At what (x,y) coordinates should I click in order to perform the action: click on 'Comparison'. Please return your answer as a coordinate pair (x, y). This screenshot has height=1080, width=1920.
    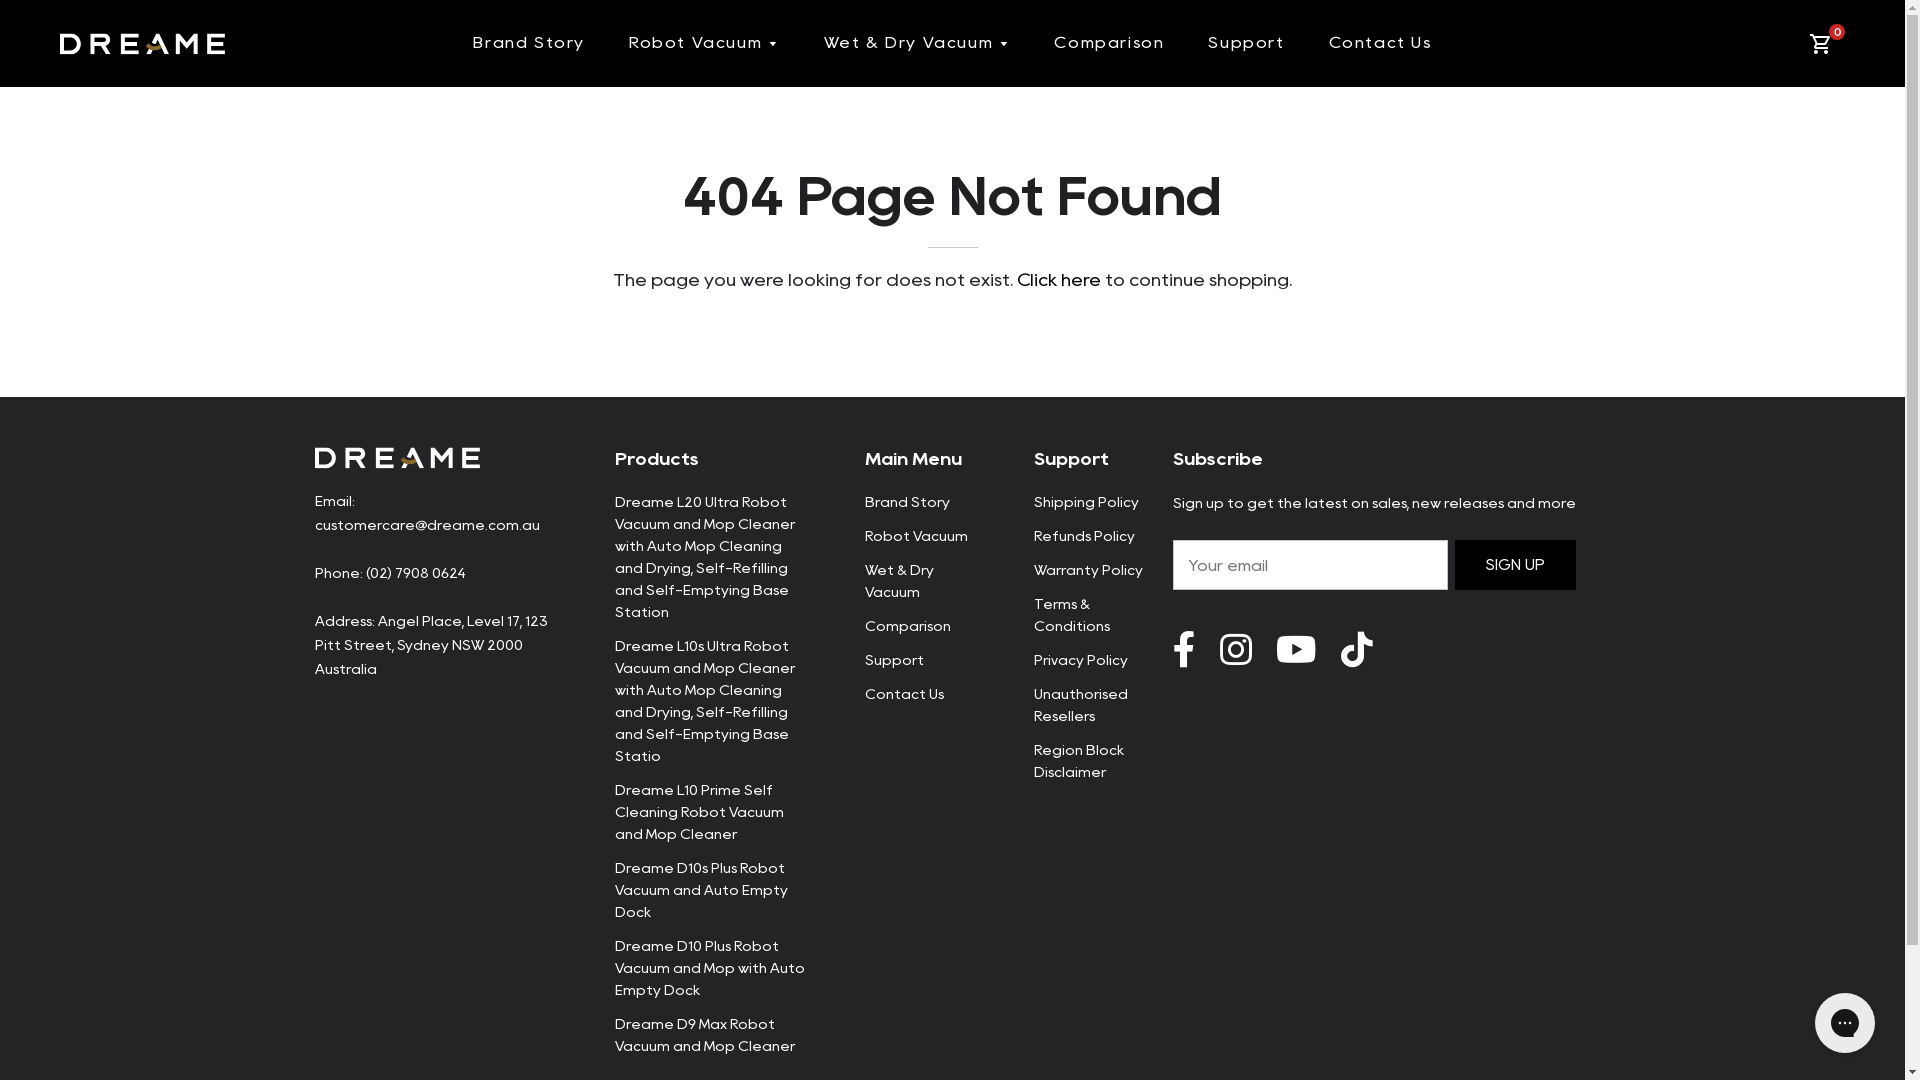
    Looking at the image, I should click on (1107, 42).